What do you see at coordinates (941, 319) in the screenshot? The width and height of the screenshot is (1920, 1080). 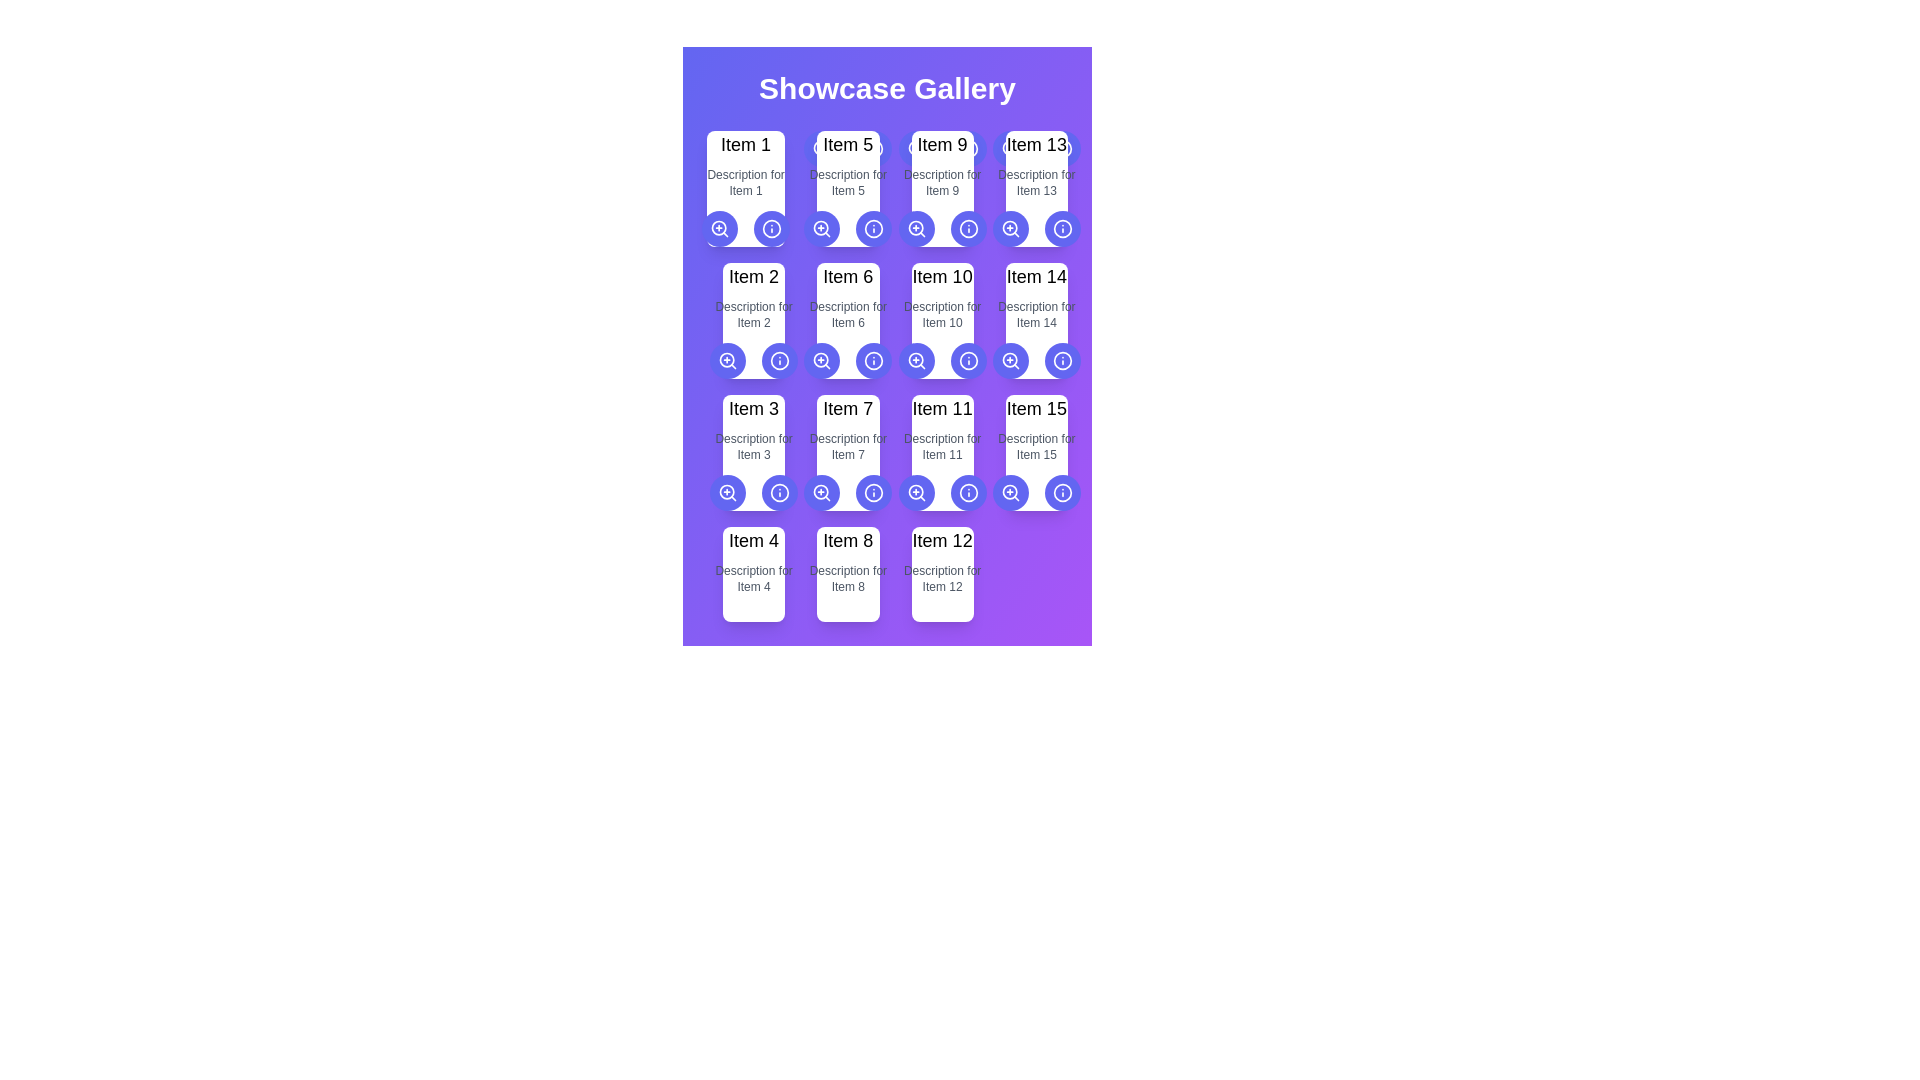 I see `the static informational card titled 'Item 10' with the subtitle 'Description for Item 10', which is positioned in the second row and third column of the grid layout` at bounding box center [941, 319].